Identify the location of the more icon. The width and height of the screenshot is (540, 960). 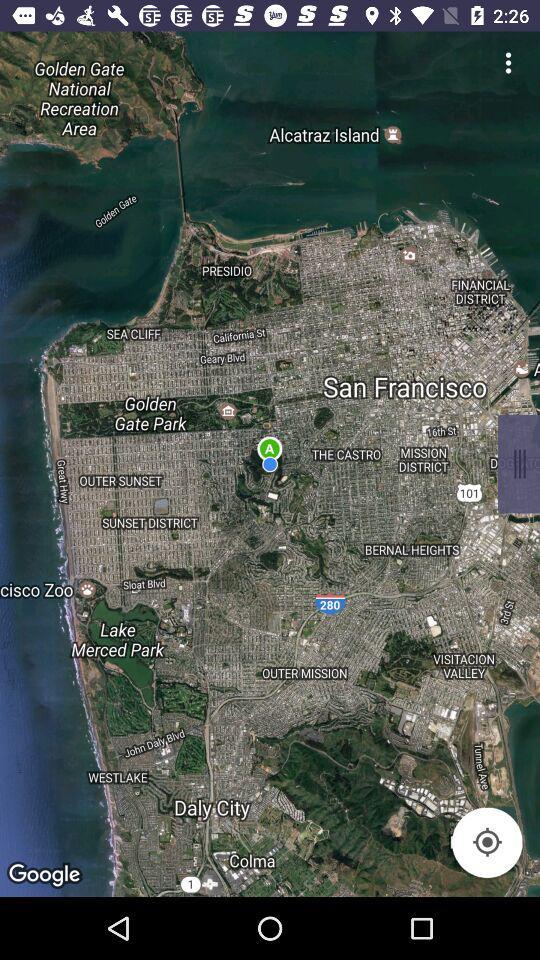
(508, 62).